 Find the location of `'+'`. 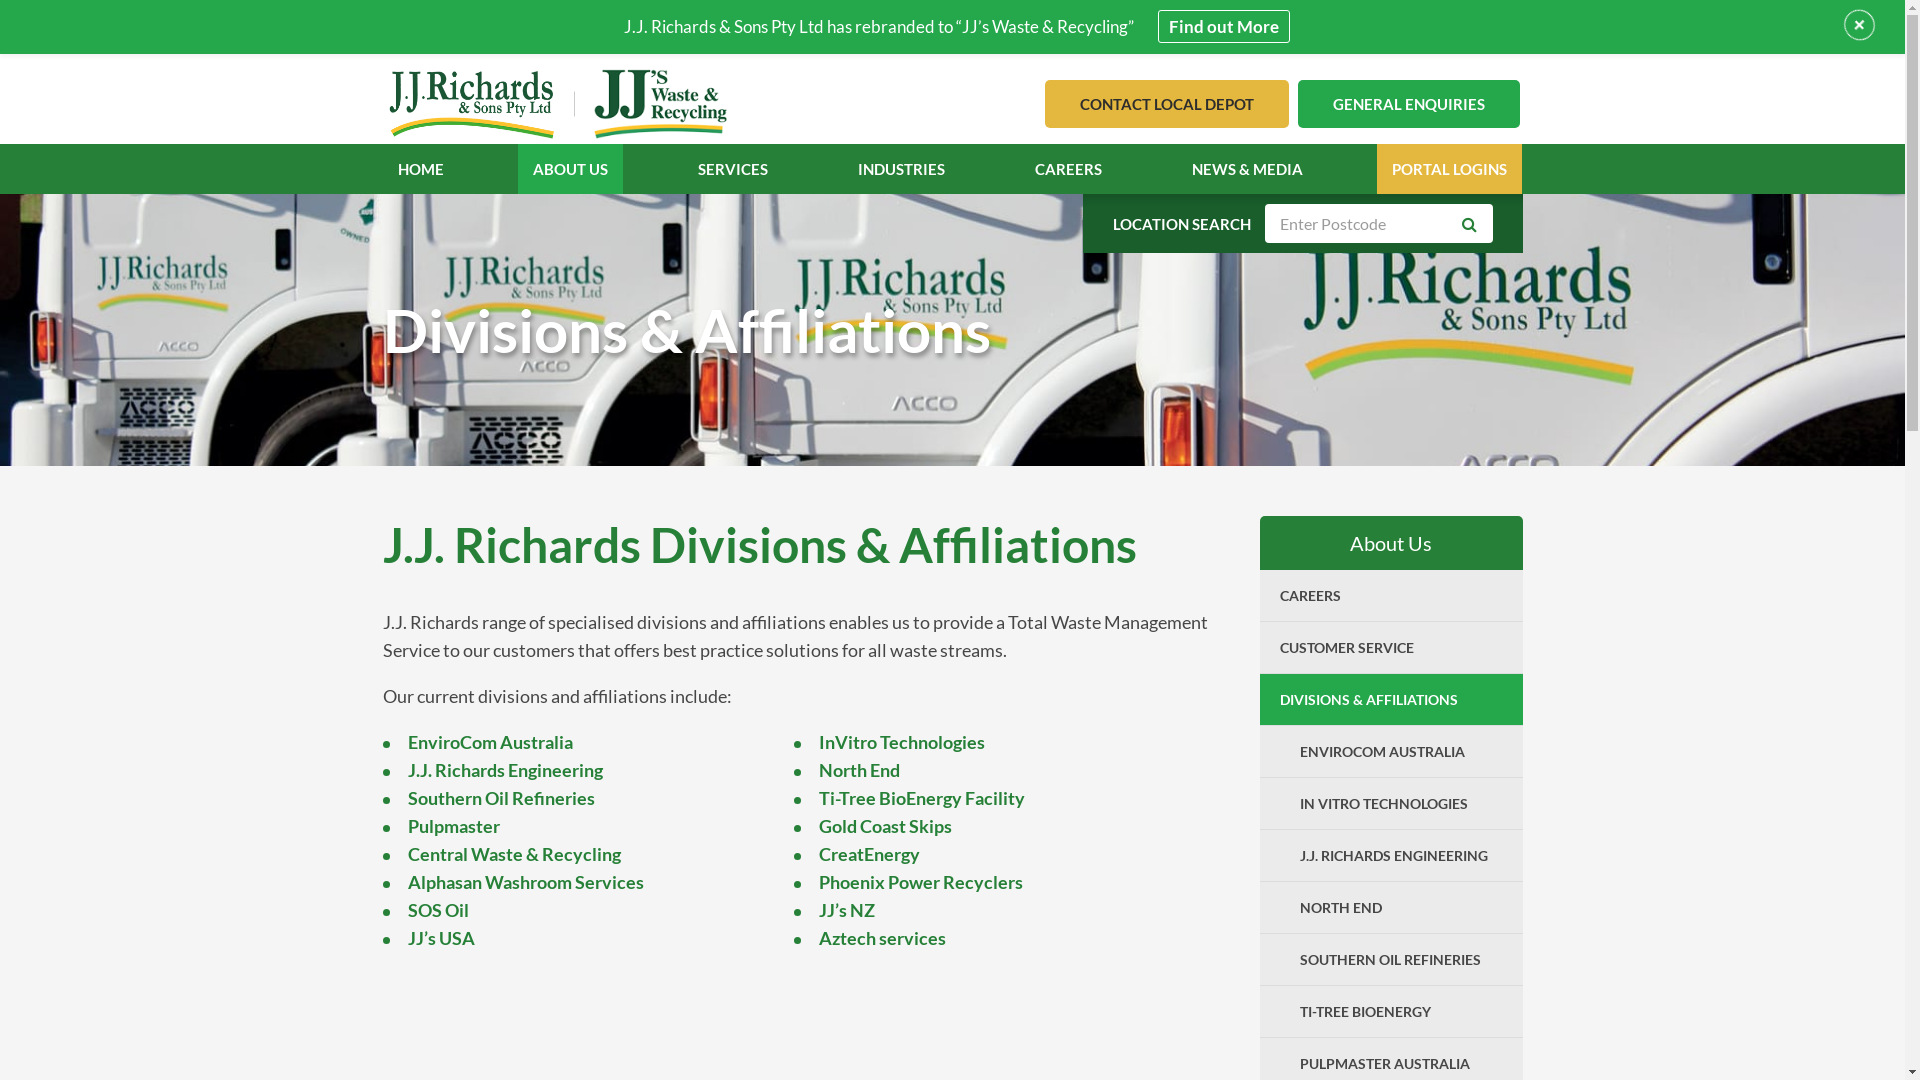

'+' is located at coordinates (1858, 24).